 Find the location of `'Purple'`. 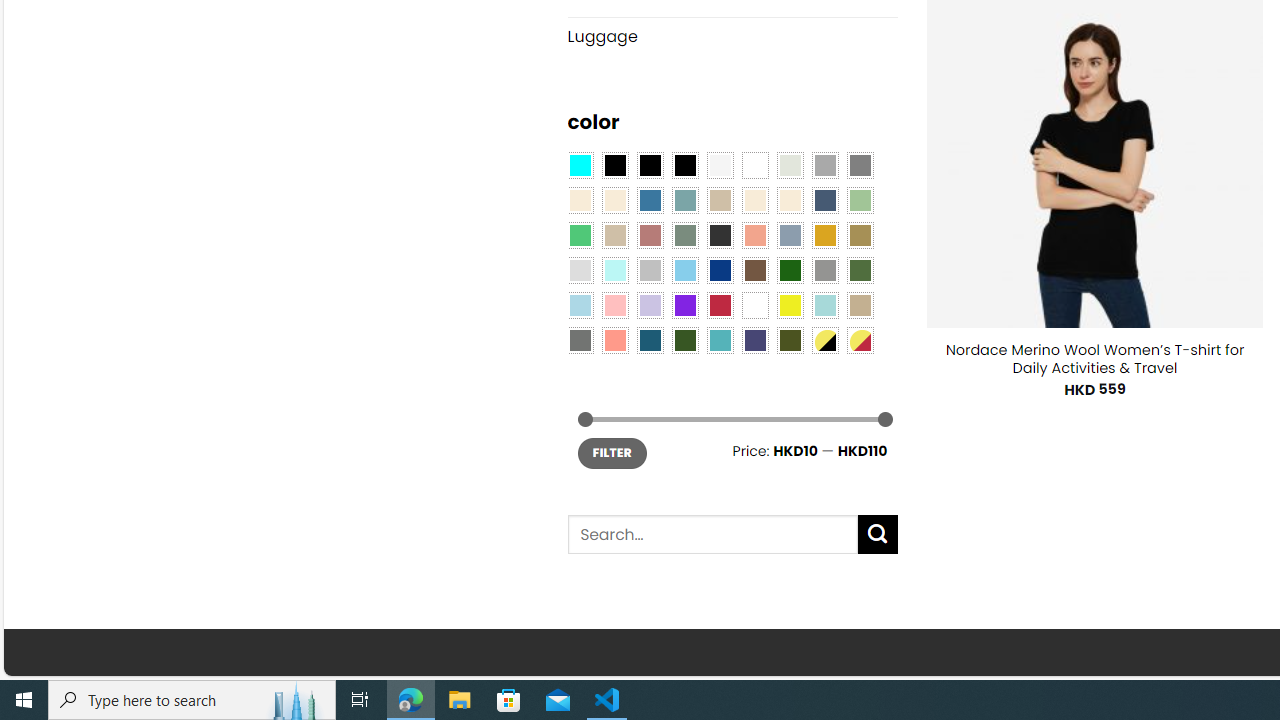

'Purple' is located at coordinates (684, 305).